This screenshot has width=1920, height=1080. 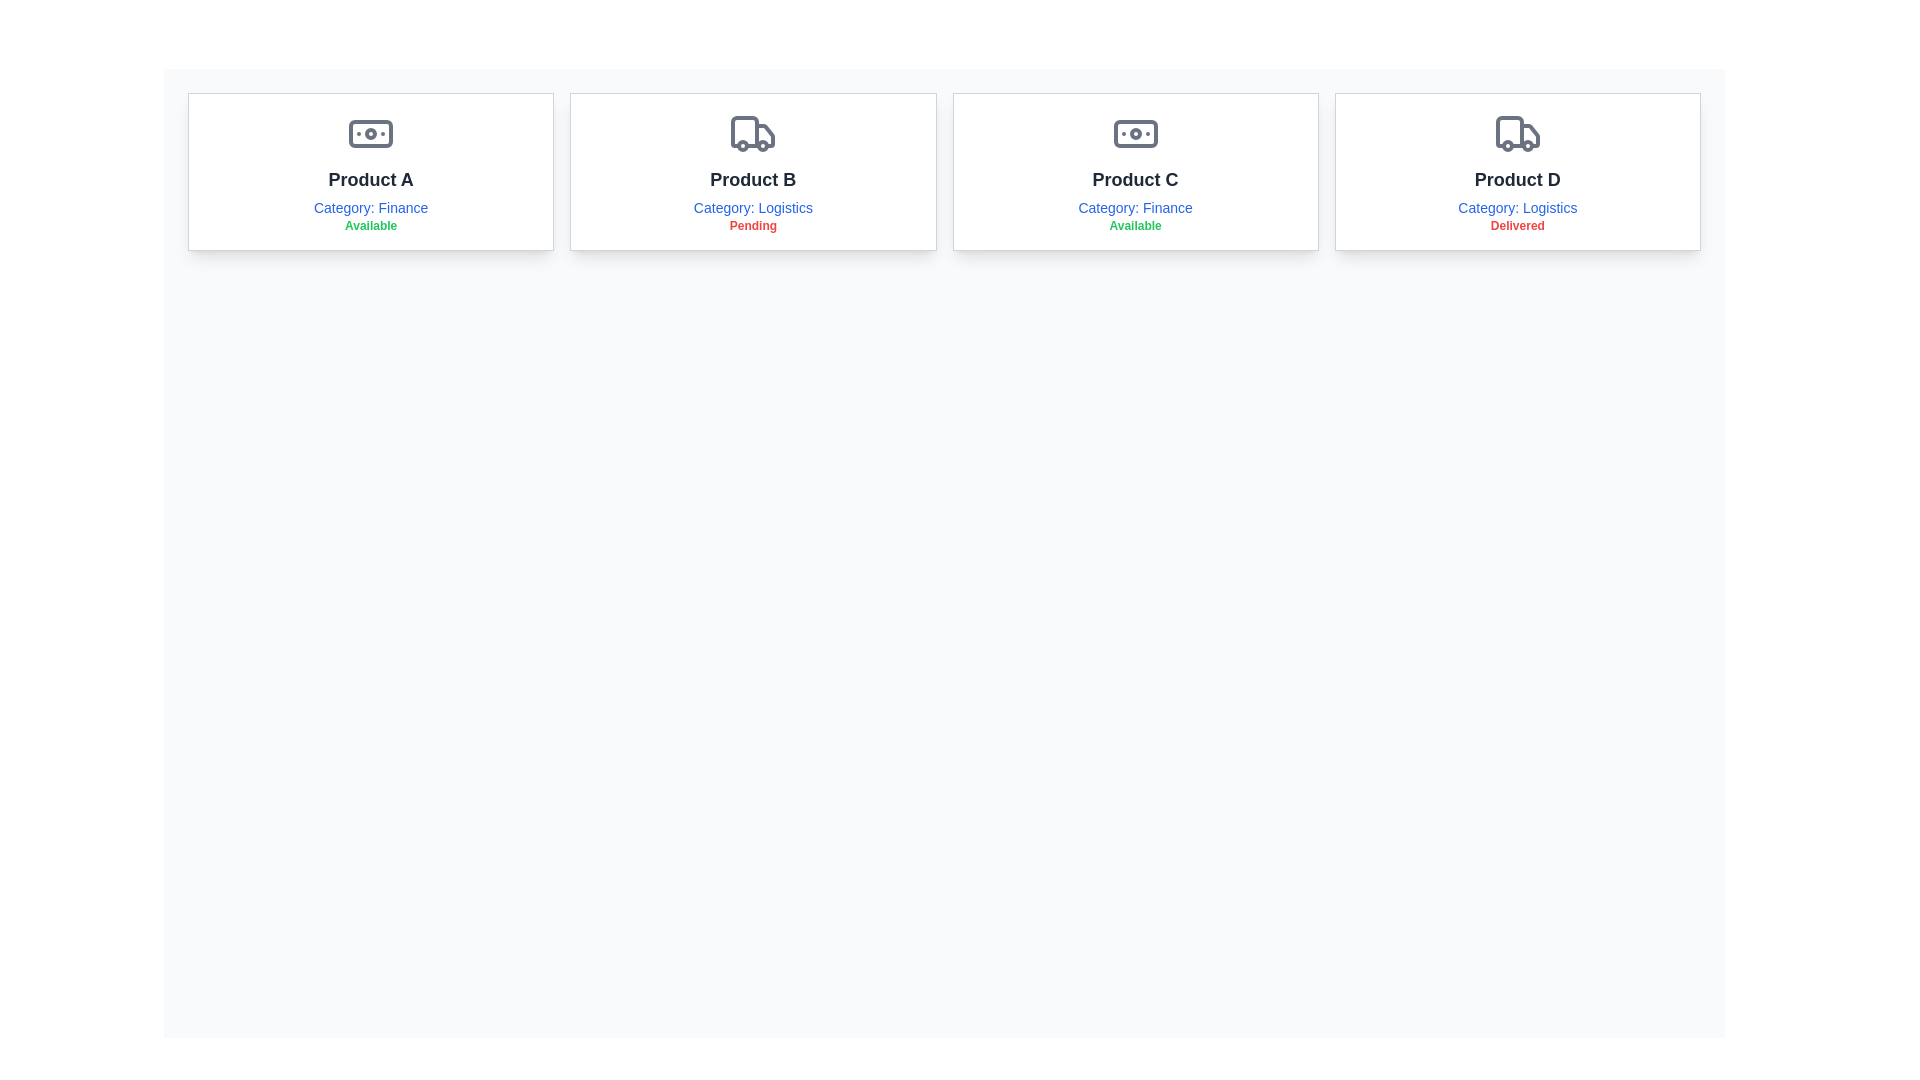 I want to click on the banknote icon in the upper section of the 'Product C' card, which is centered horizontally and located above the text 'Product C', so click(x=1135, y=134).